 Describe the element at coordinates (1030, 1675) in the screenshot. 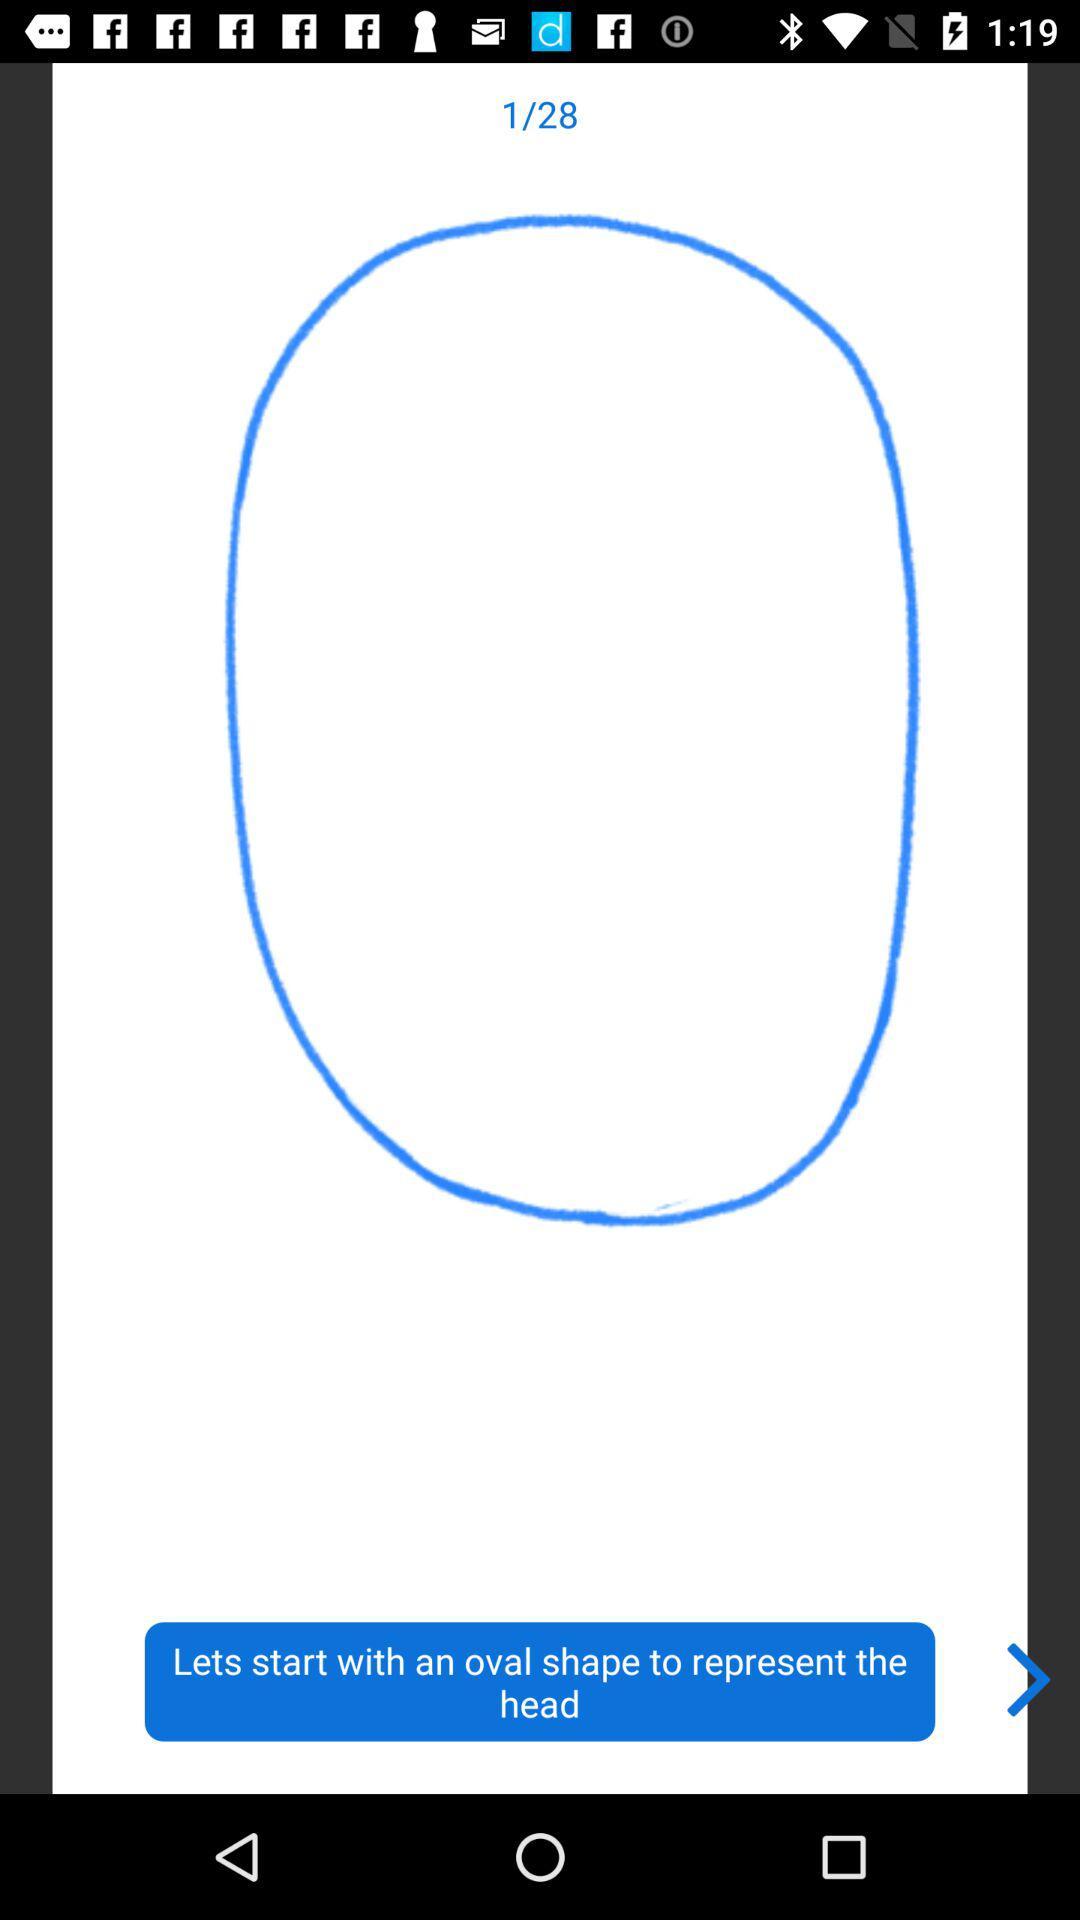

I see `icon to the right of lets start with` at that location.